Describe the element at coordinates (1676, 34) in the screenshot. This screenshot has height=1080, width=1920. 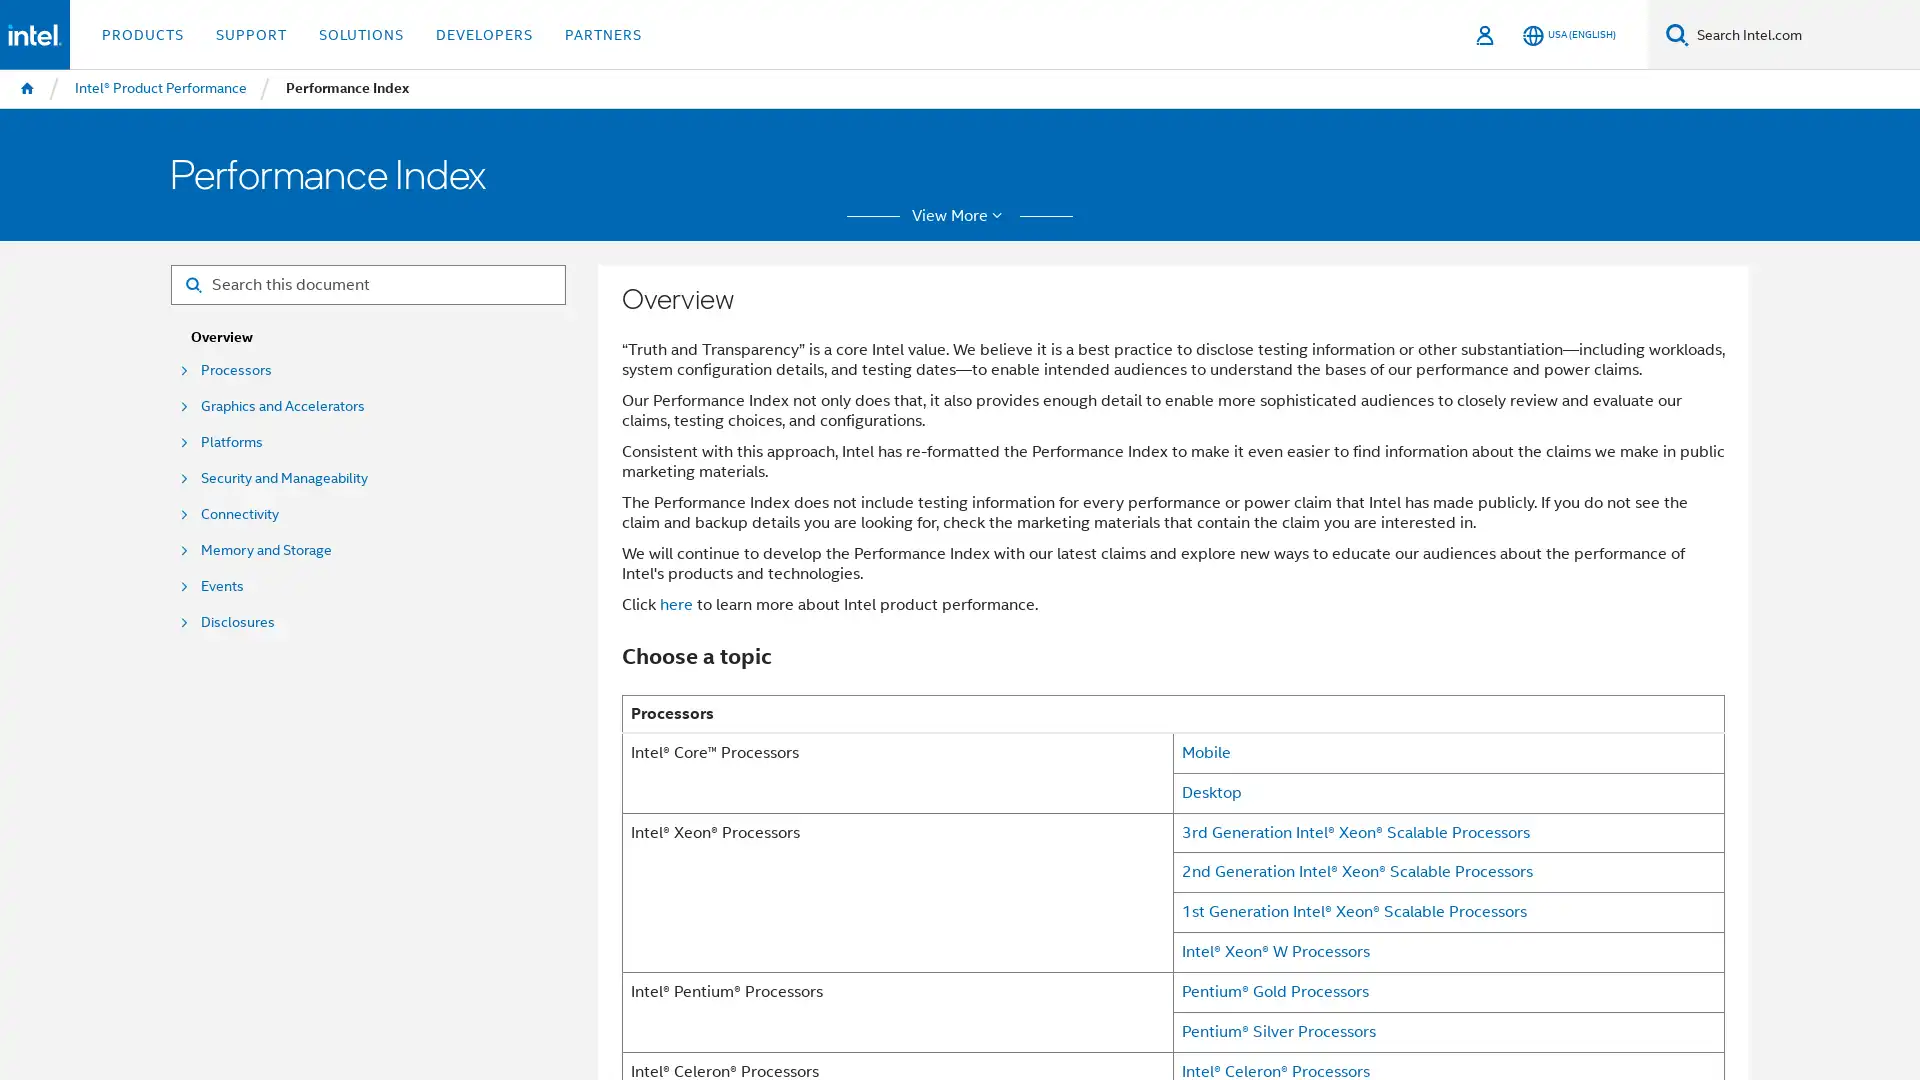
I see `Search` at that location.